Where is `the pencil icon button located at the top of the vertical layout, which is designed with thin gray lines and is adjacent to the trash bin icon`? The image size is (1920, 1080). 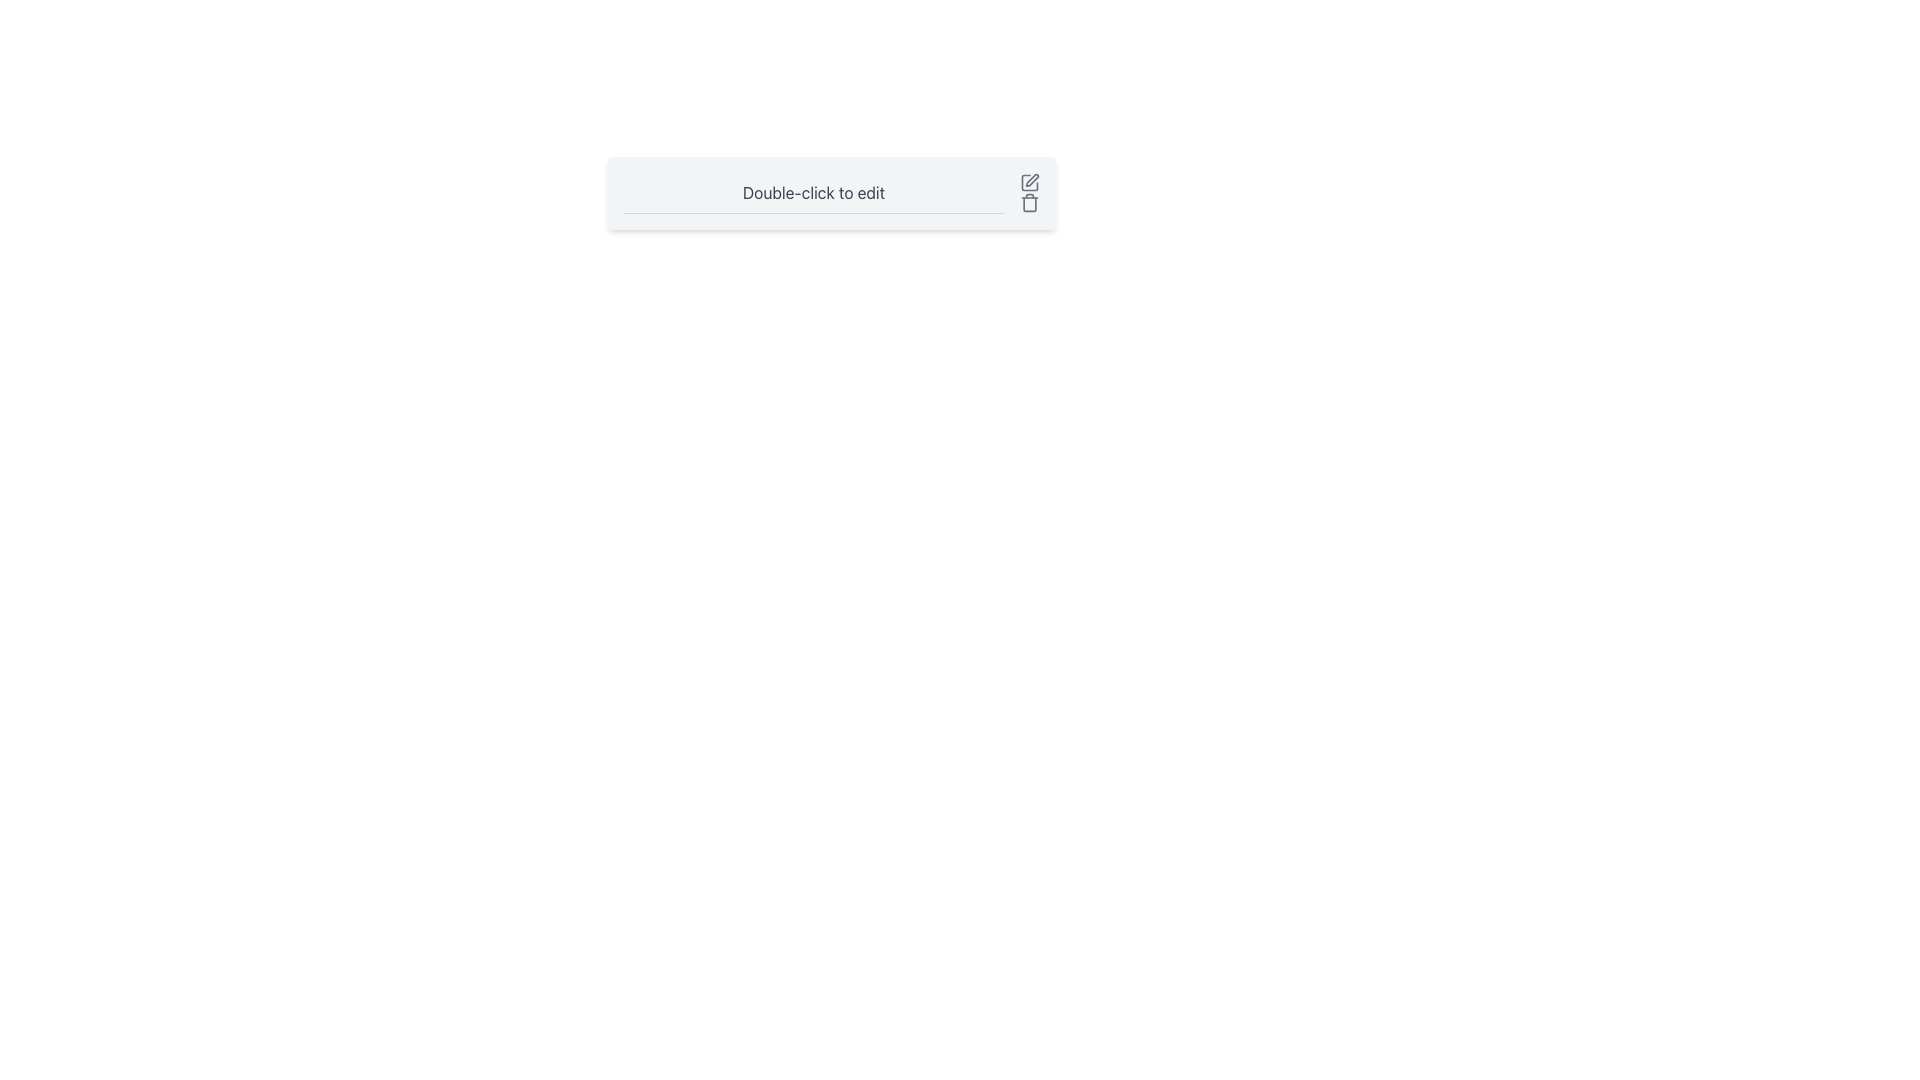 the pencil icon button located at the top of the vertical layout, which is designed with thin gray lines and is adjacent to the trash bin icon is located at coordinates (1030, 182).